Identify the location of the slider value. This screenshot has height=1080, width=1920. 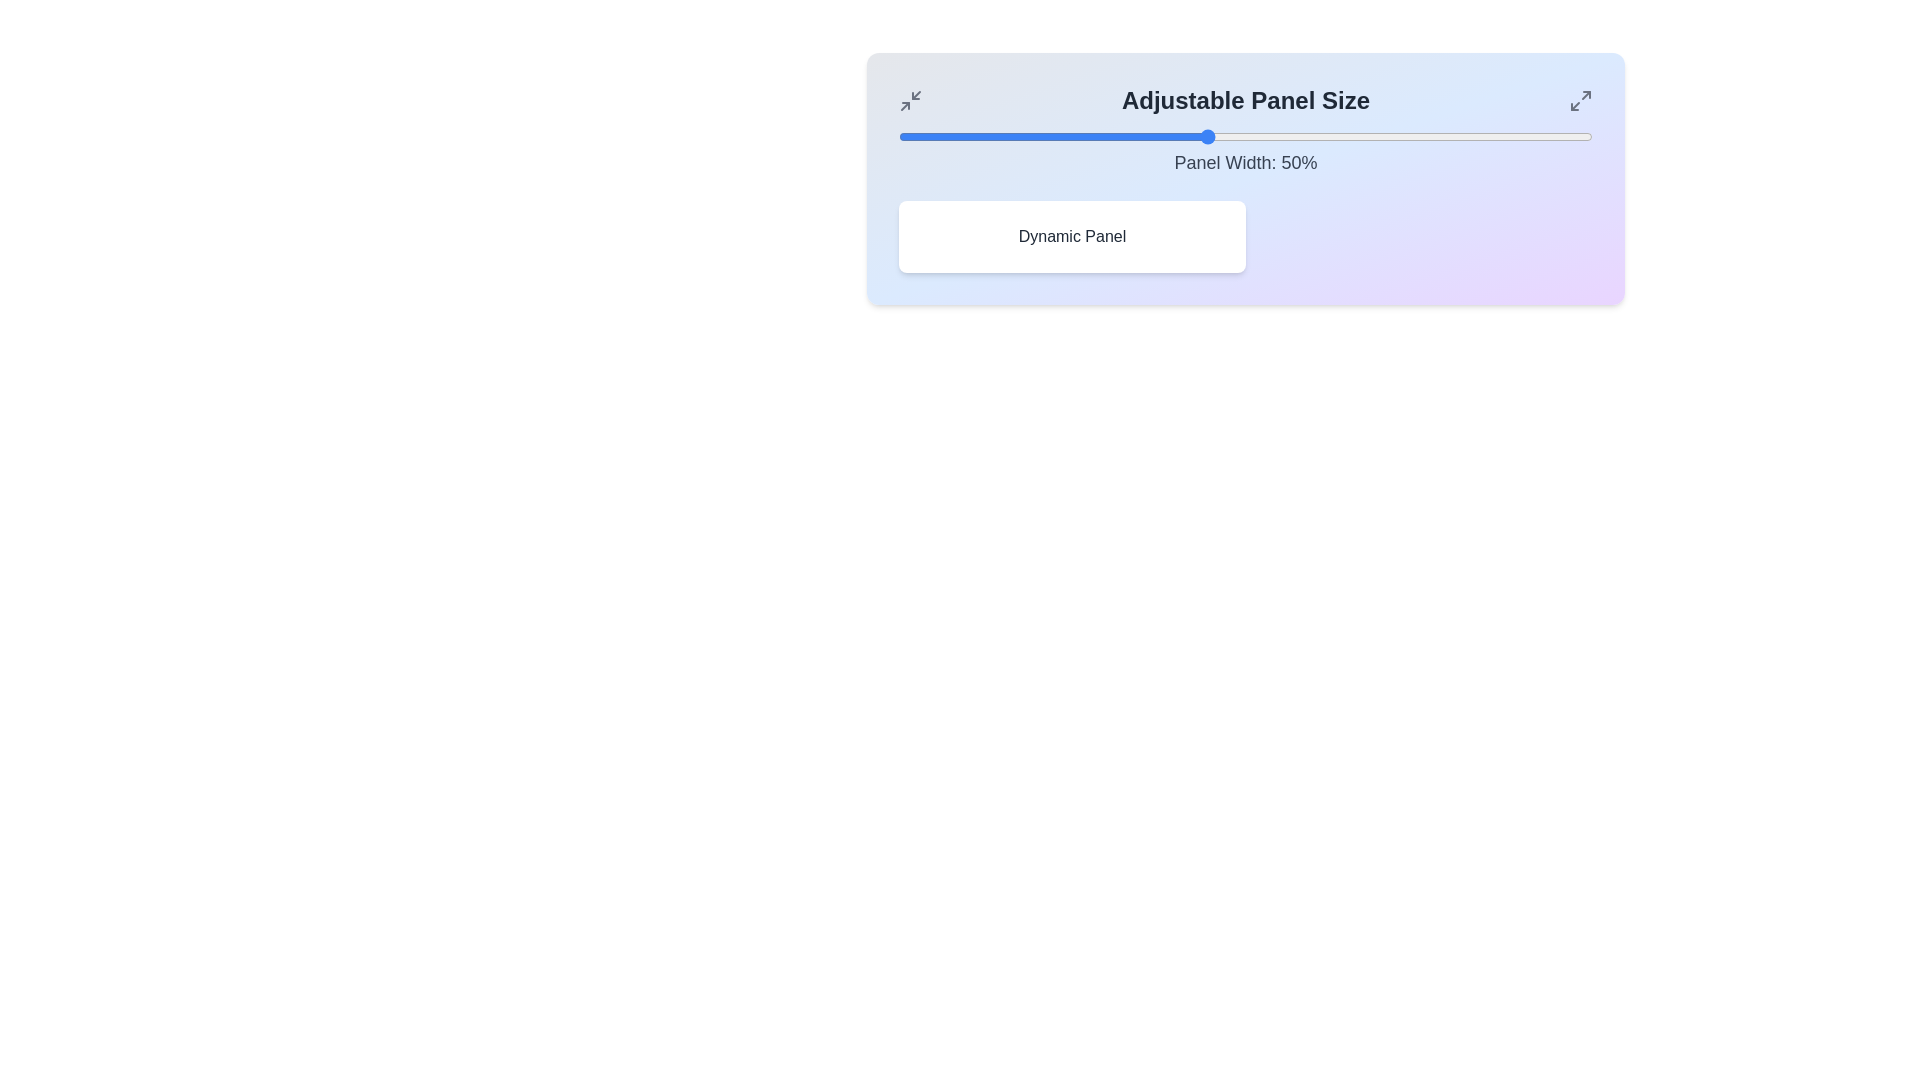
(897, 136).